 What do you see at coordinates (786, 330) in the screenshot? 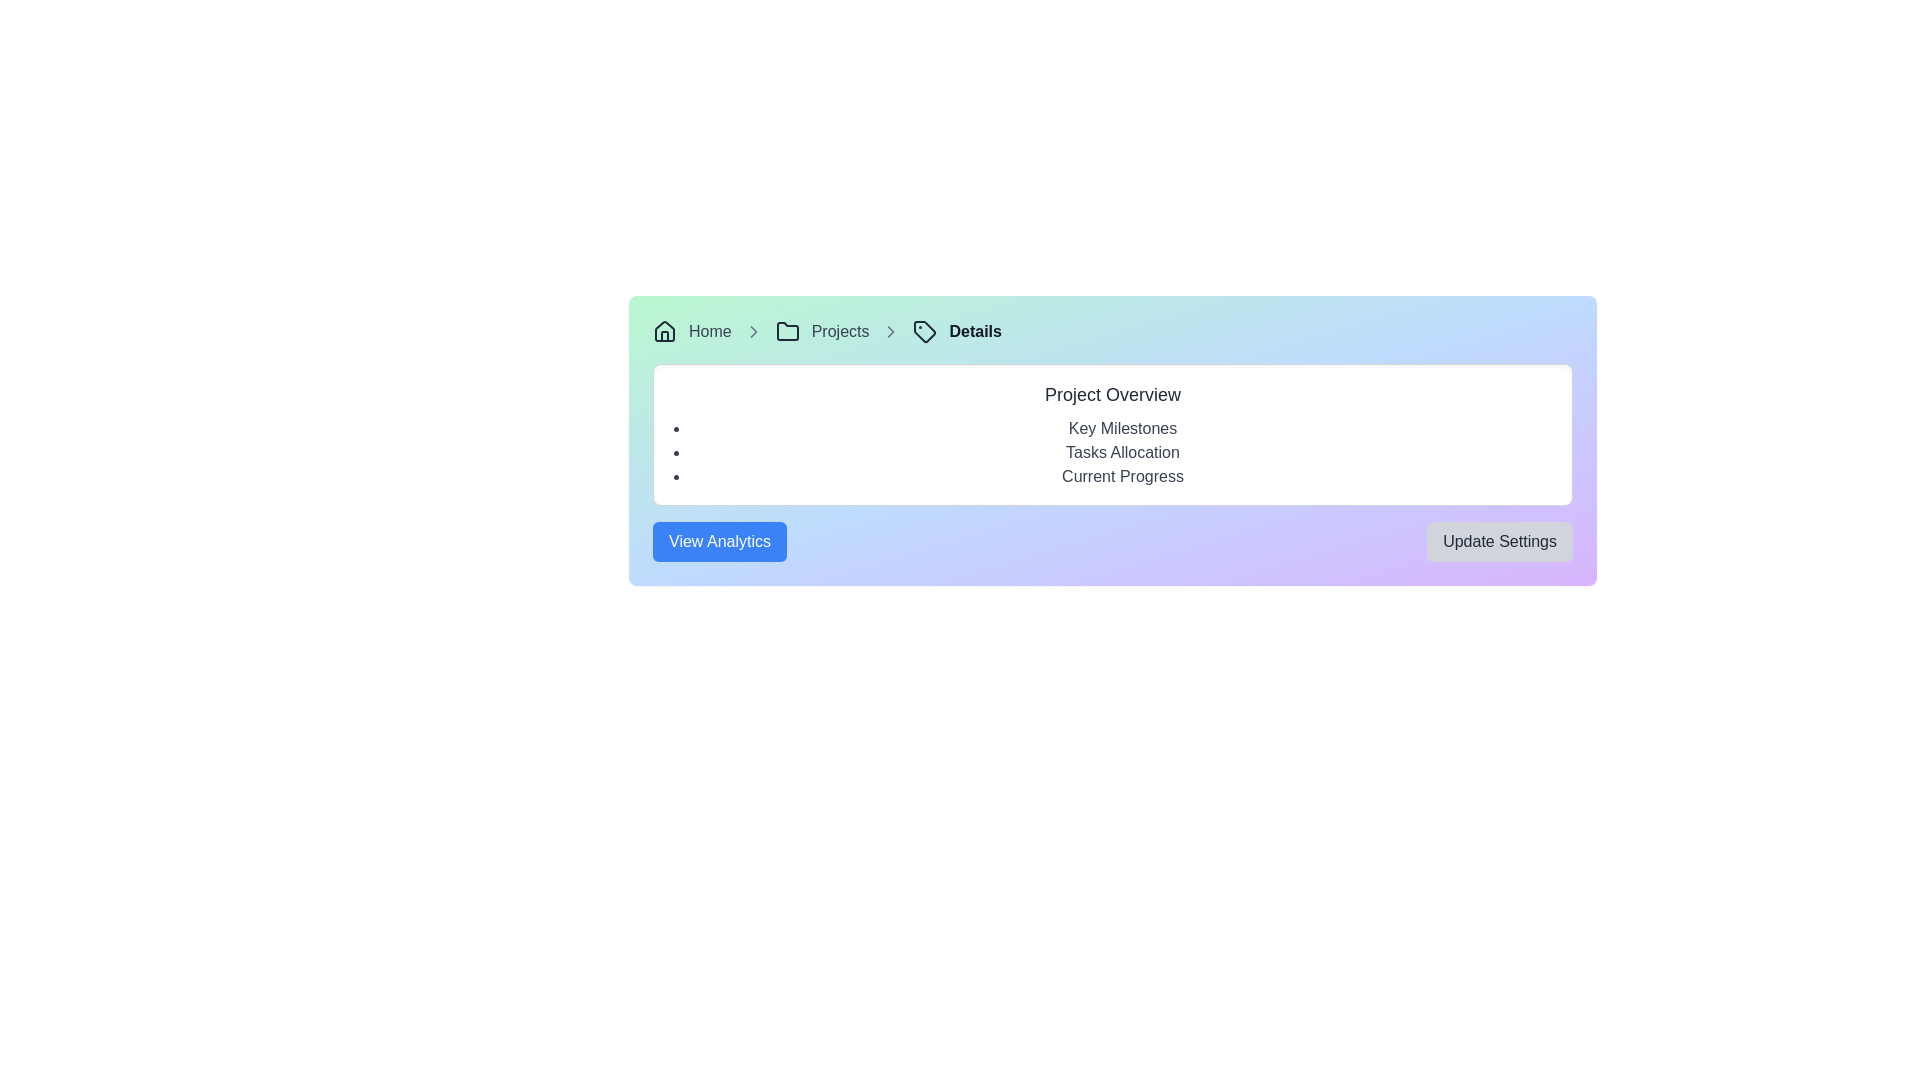
I see `the small folder icon located in the navigation breadcrumb bar, positioned between the 'Home' icon and the text label 'Projects'` at bounding box center [786, 330].